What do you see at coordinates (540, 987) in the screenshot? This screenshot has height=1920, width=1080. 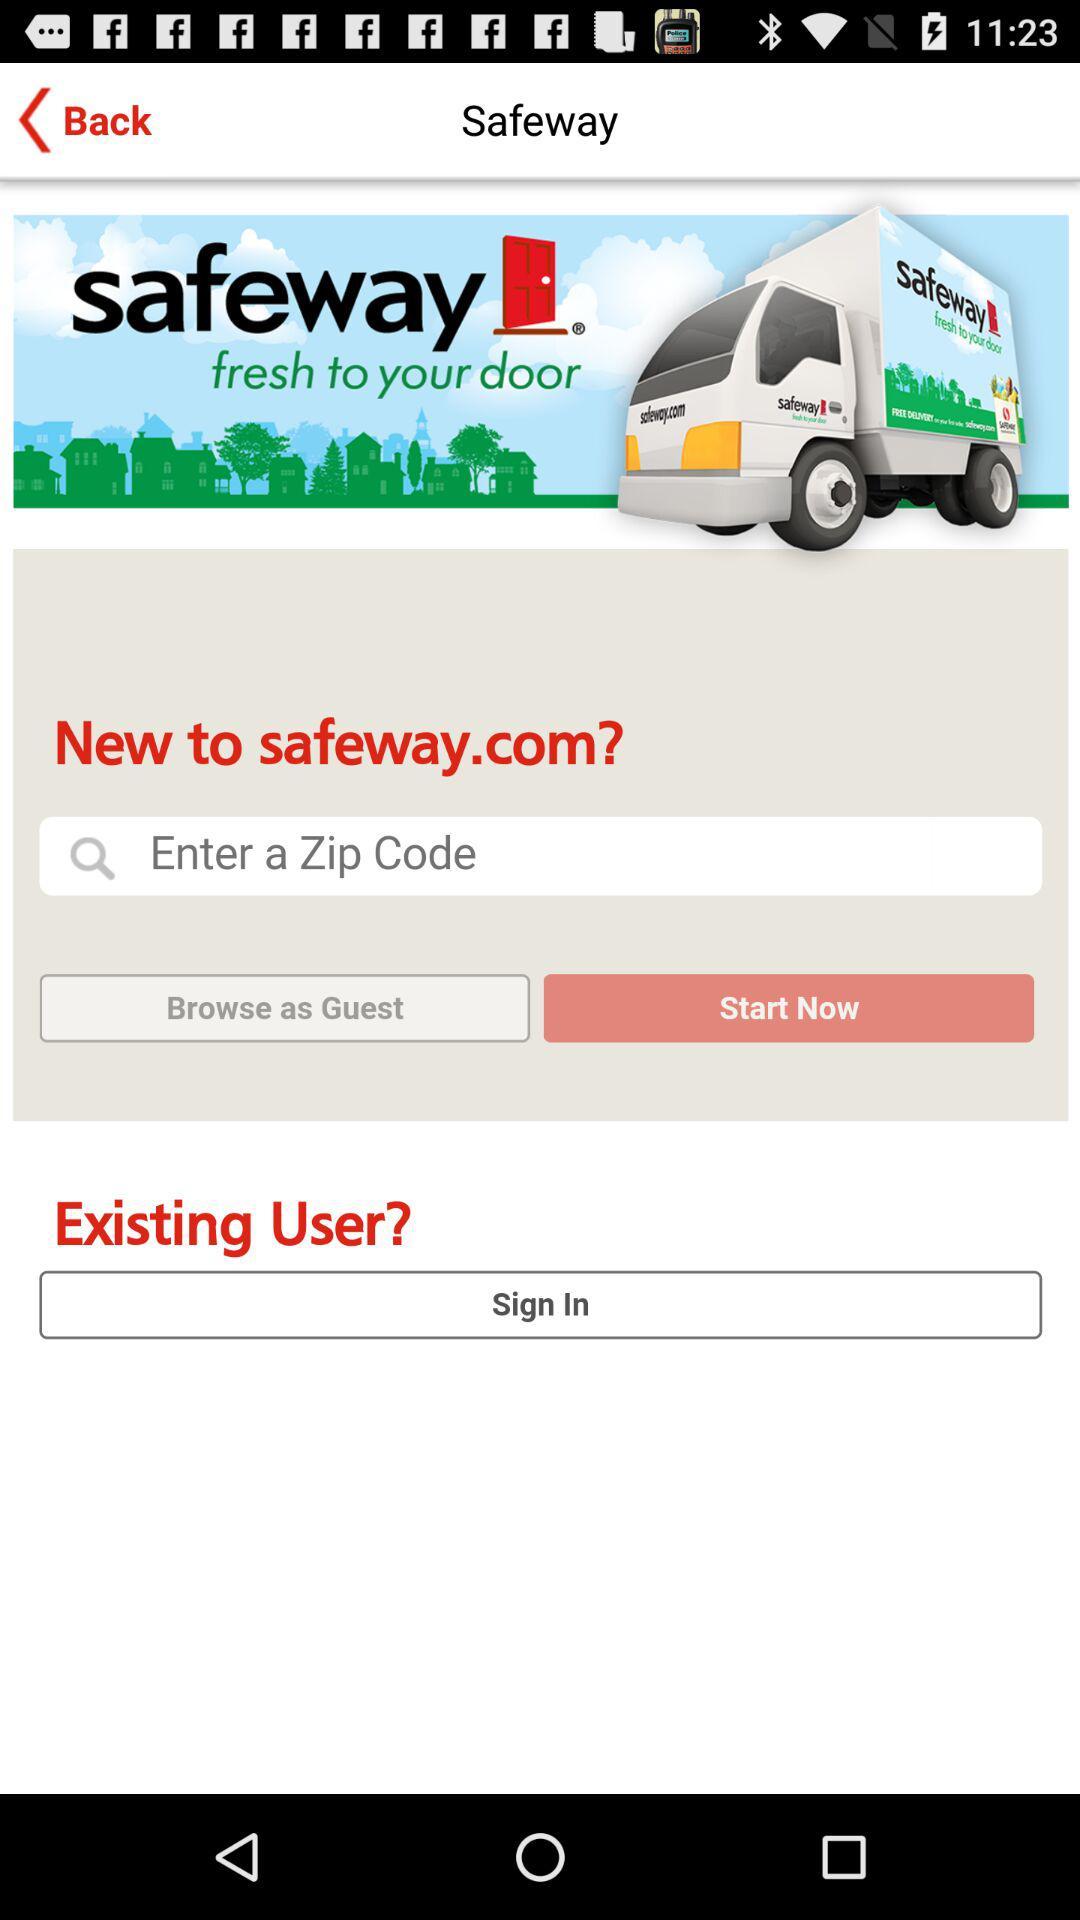 I see `screenshot the picture` at bounding box center [540, 987].